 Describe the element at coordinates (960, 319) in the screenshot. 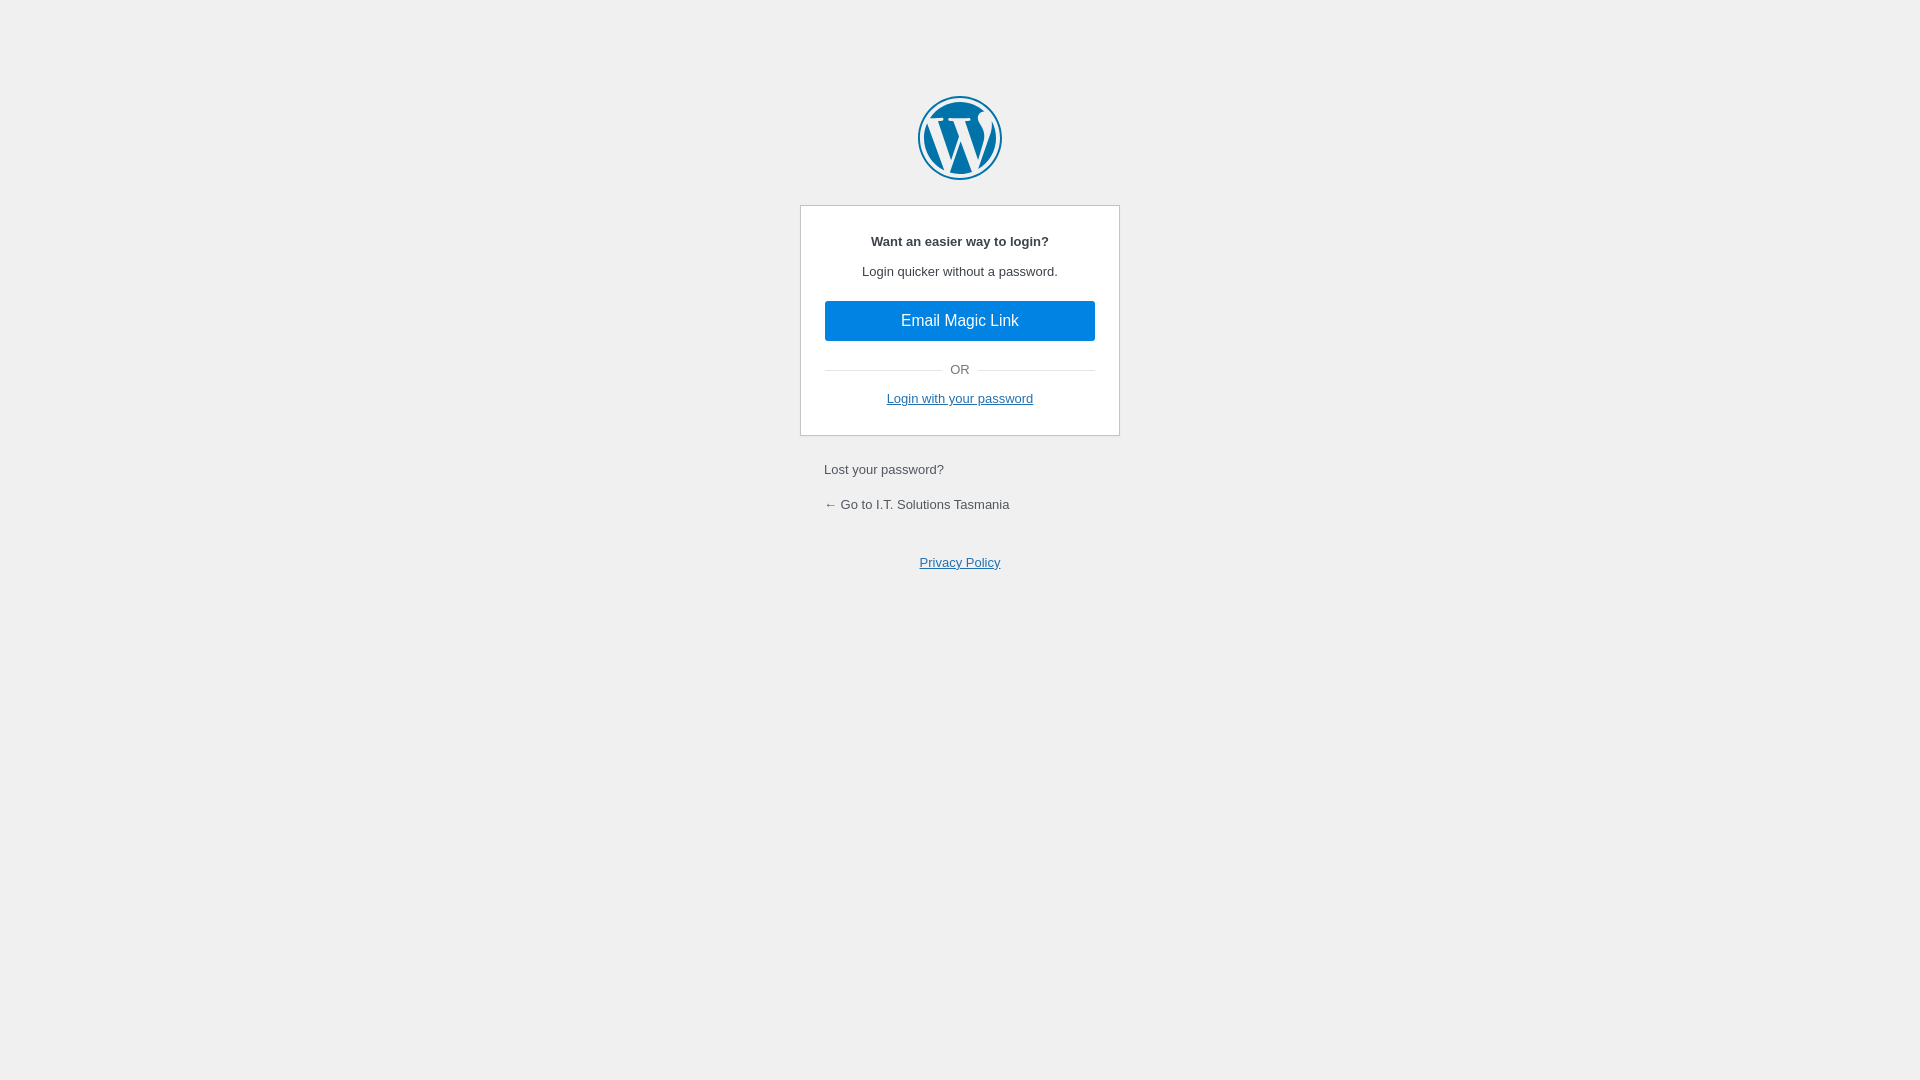

I see `'Email Magic Link'` at that location.